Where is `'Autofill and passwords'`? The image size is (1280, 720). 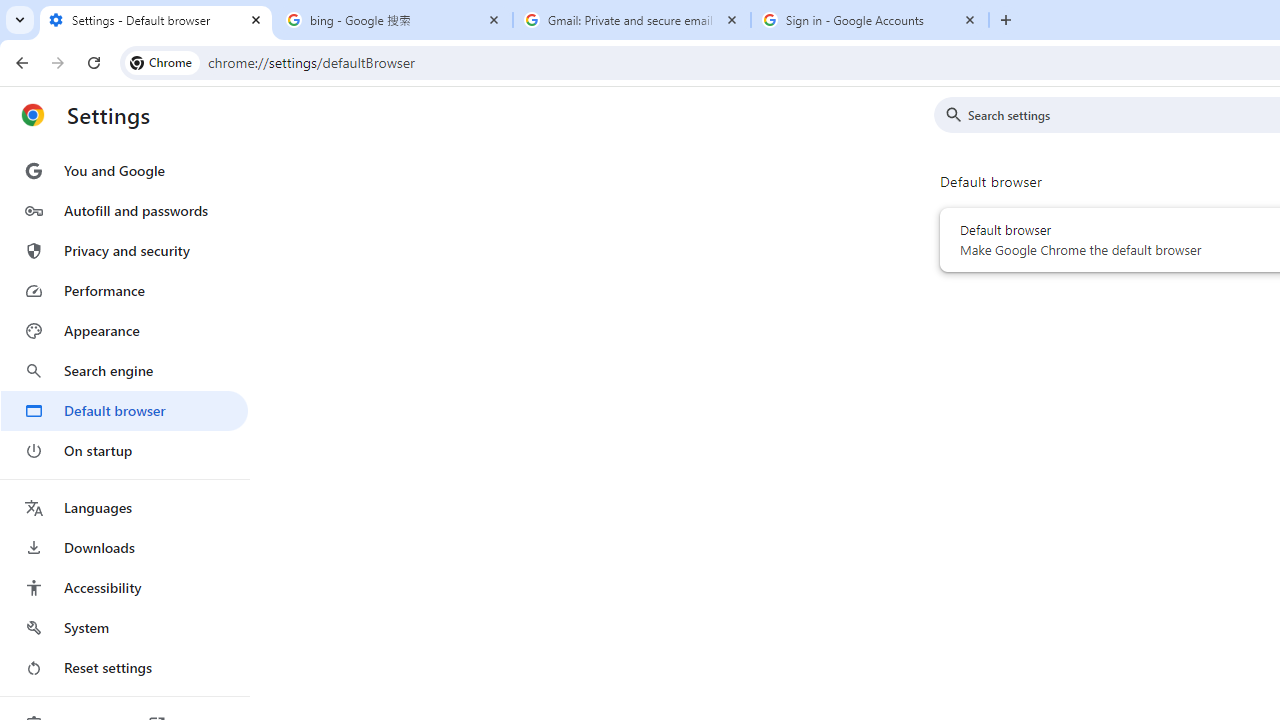 'Autofill and passwords' is located at coordinates (123, 210).